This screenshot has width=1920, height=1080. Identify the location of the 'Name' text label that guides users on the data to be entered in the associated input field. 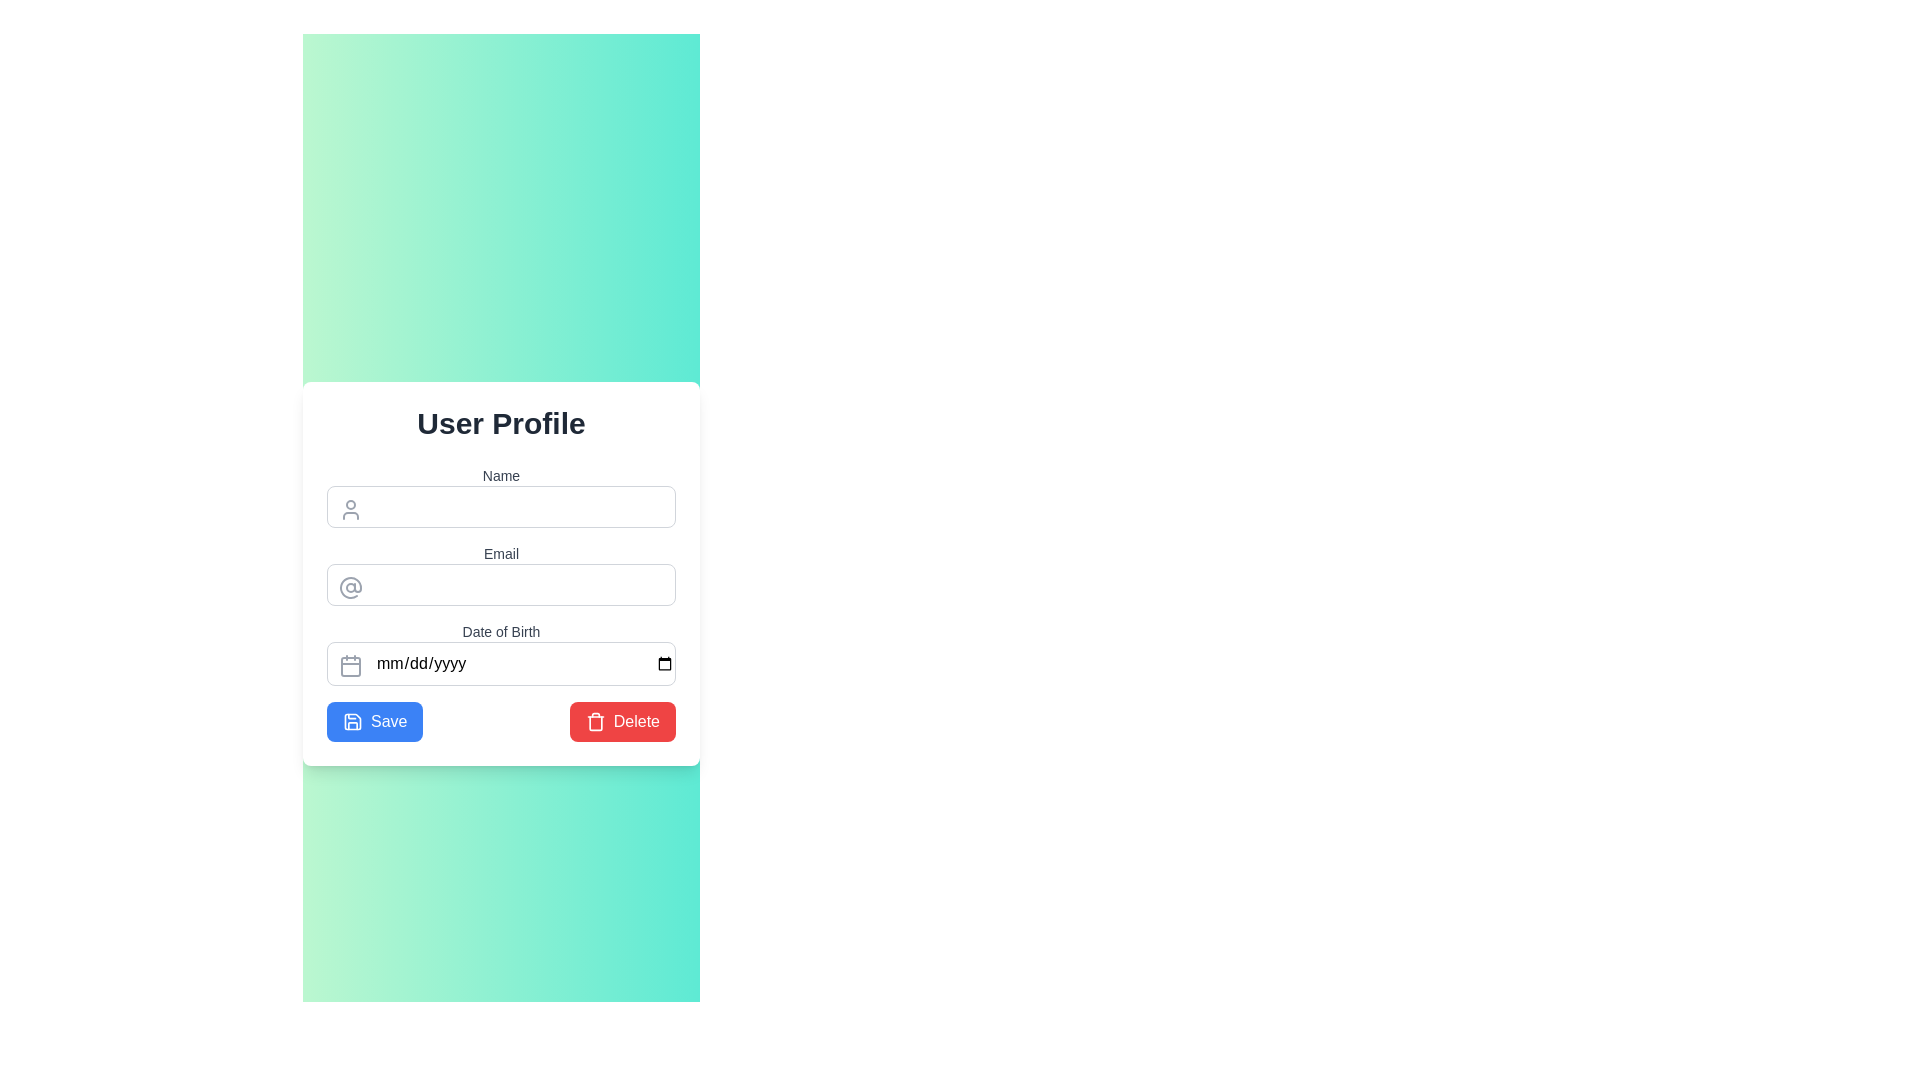
(501, 475).